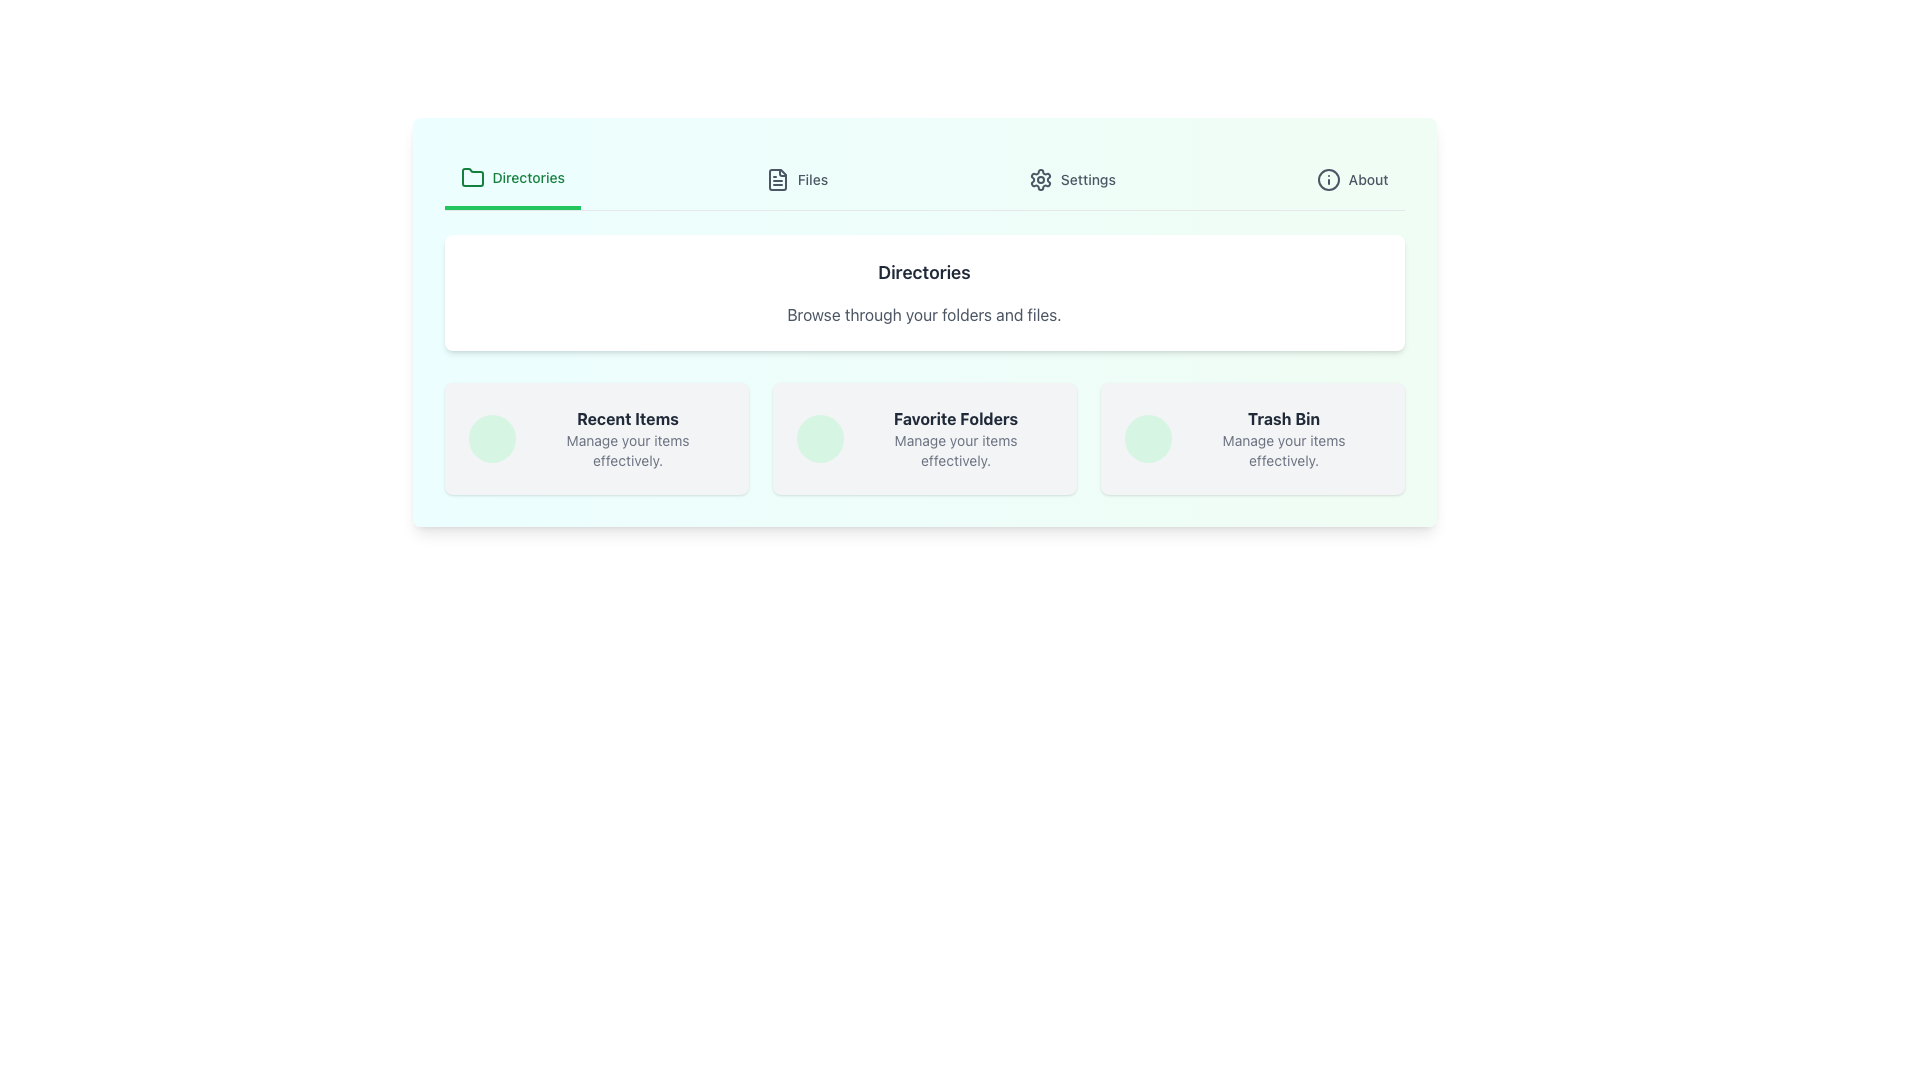 This screenshot has width=1920, height=1080. Describe the element at coordinates (923, 315) in the screenshot. I see `the informational text element located below the 'Directories' heading` at that location.